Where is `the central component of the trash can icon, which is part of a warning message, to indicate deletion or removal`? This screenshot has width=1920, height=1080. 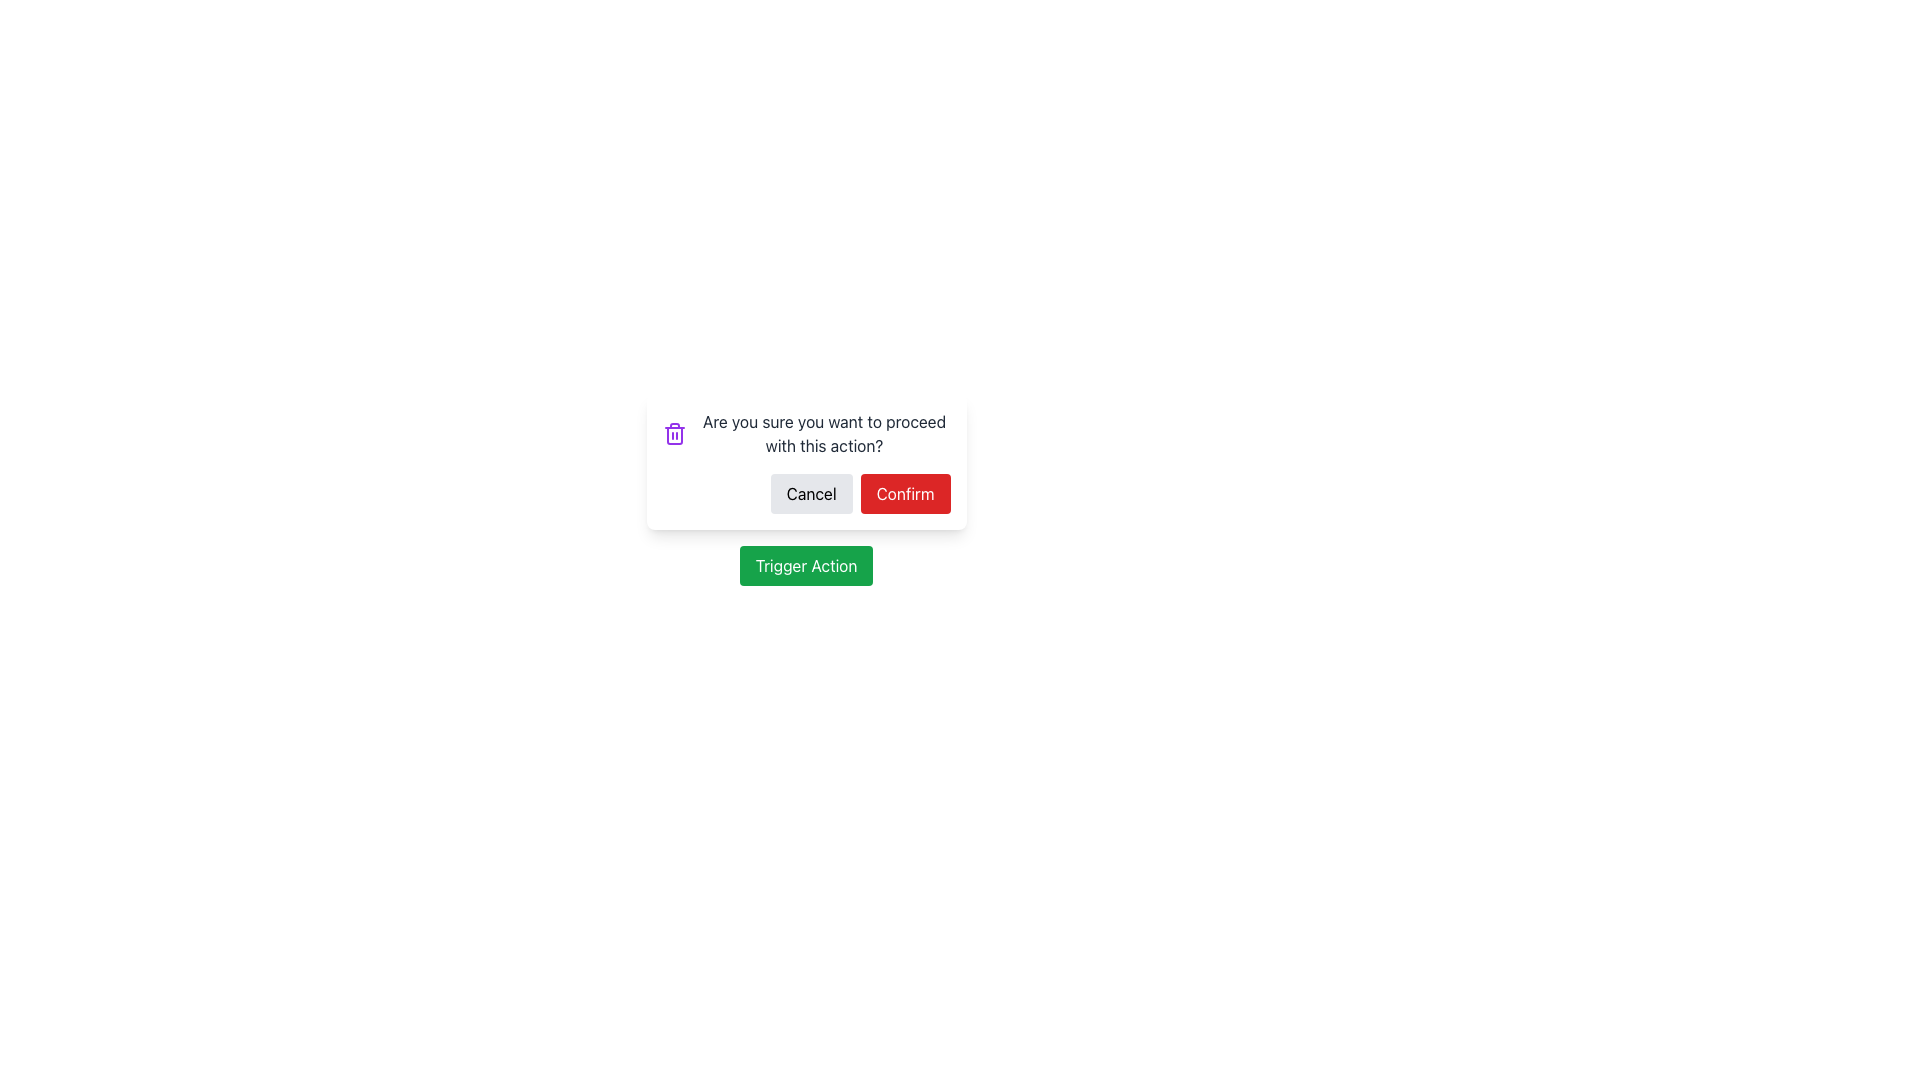 the central component of the trash can icon, which is part of a warning message, to indicate deletion or removal is located at coordinates (674, 434).